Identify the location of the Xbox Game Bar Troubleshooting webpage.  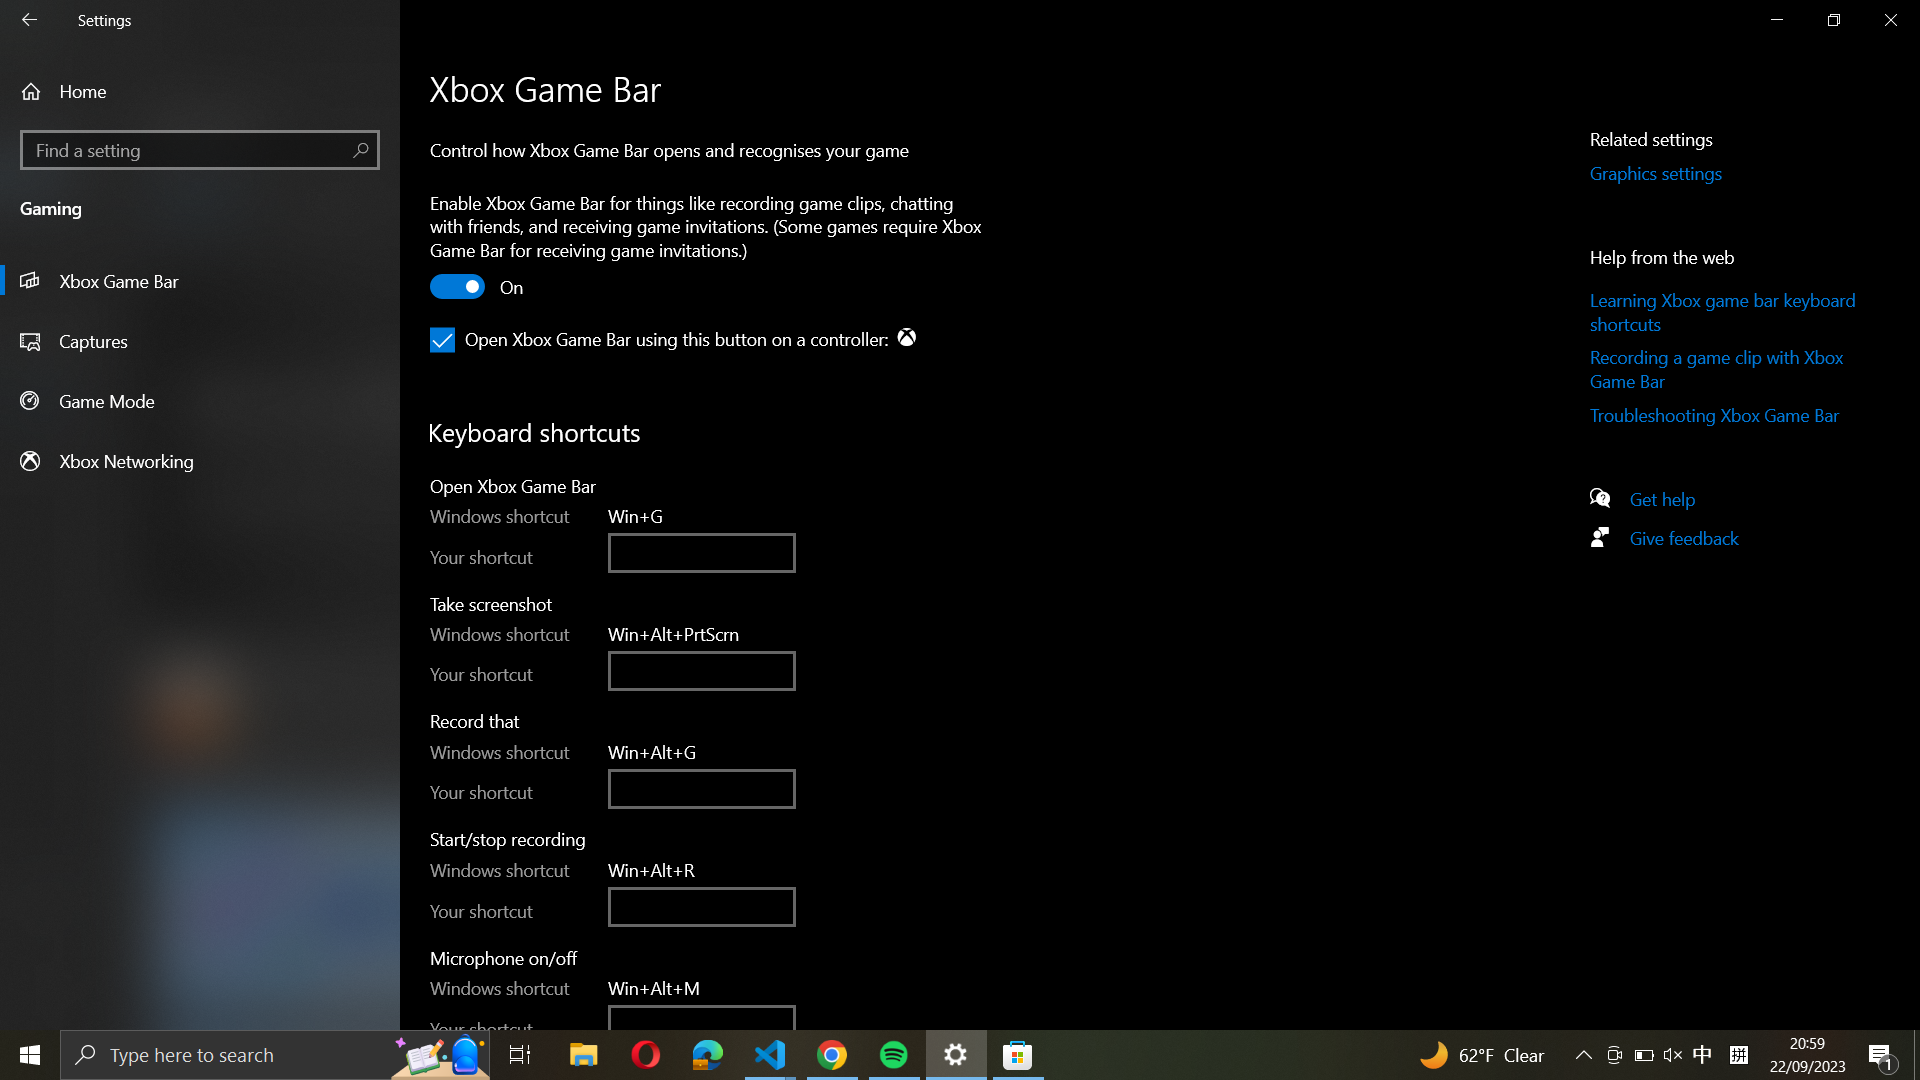
(1726, 418).